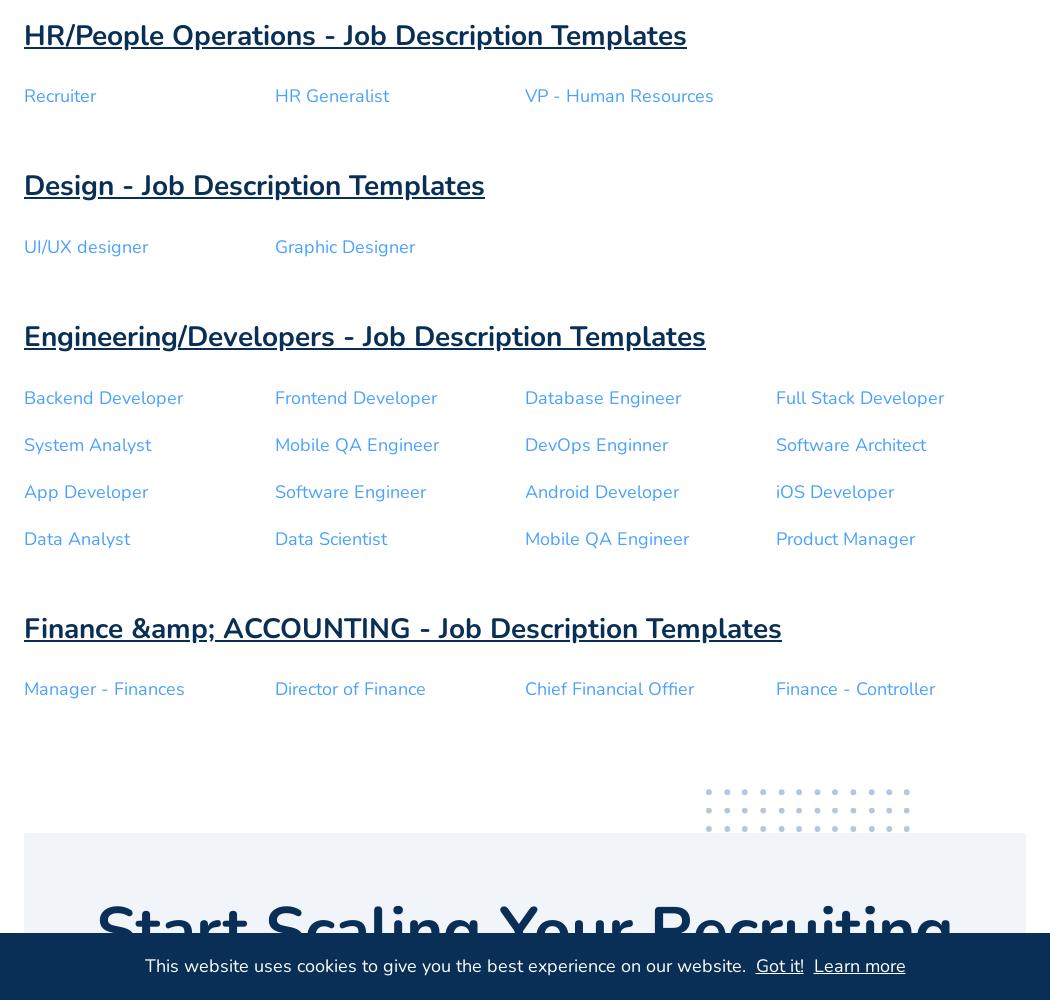 The width and height of the screenshot is (1050, 1000). What do you see at coordinates (254, 186) in the screenshot?
I see `'Design - Job Description Templates'` at bounding box center [254, 186].